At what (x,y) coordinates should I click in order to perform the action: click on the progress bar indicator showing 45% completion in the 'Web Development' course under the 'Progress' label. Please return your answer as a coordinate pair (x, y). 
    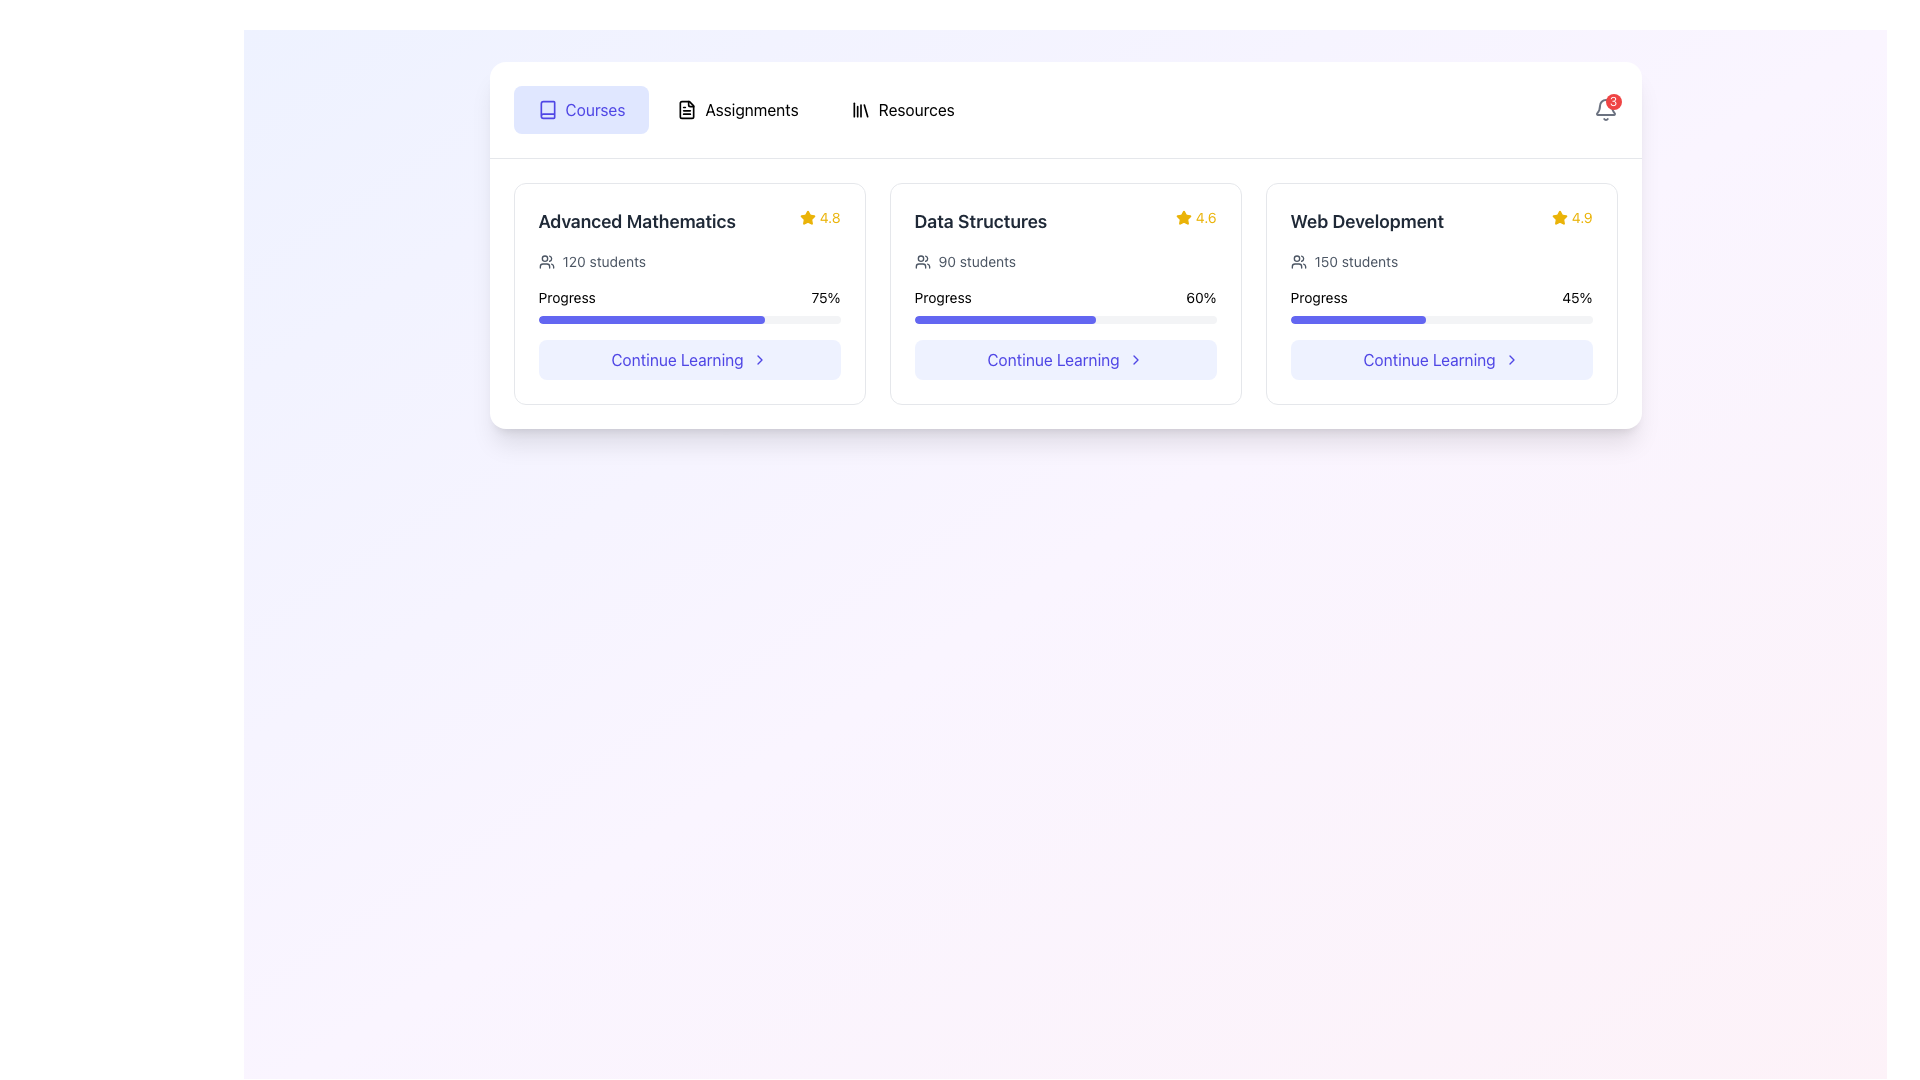
    Looking at the image, I should click on (1358, 319).